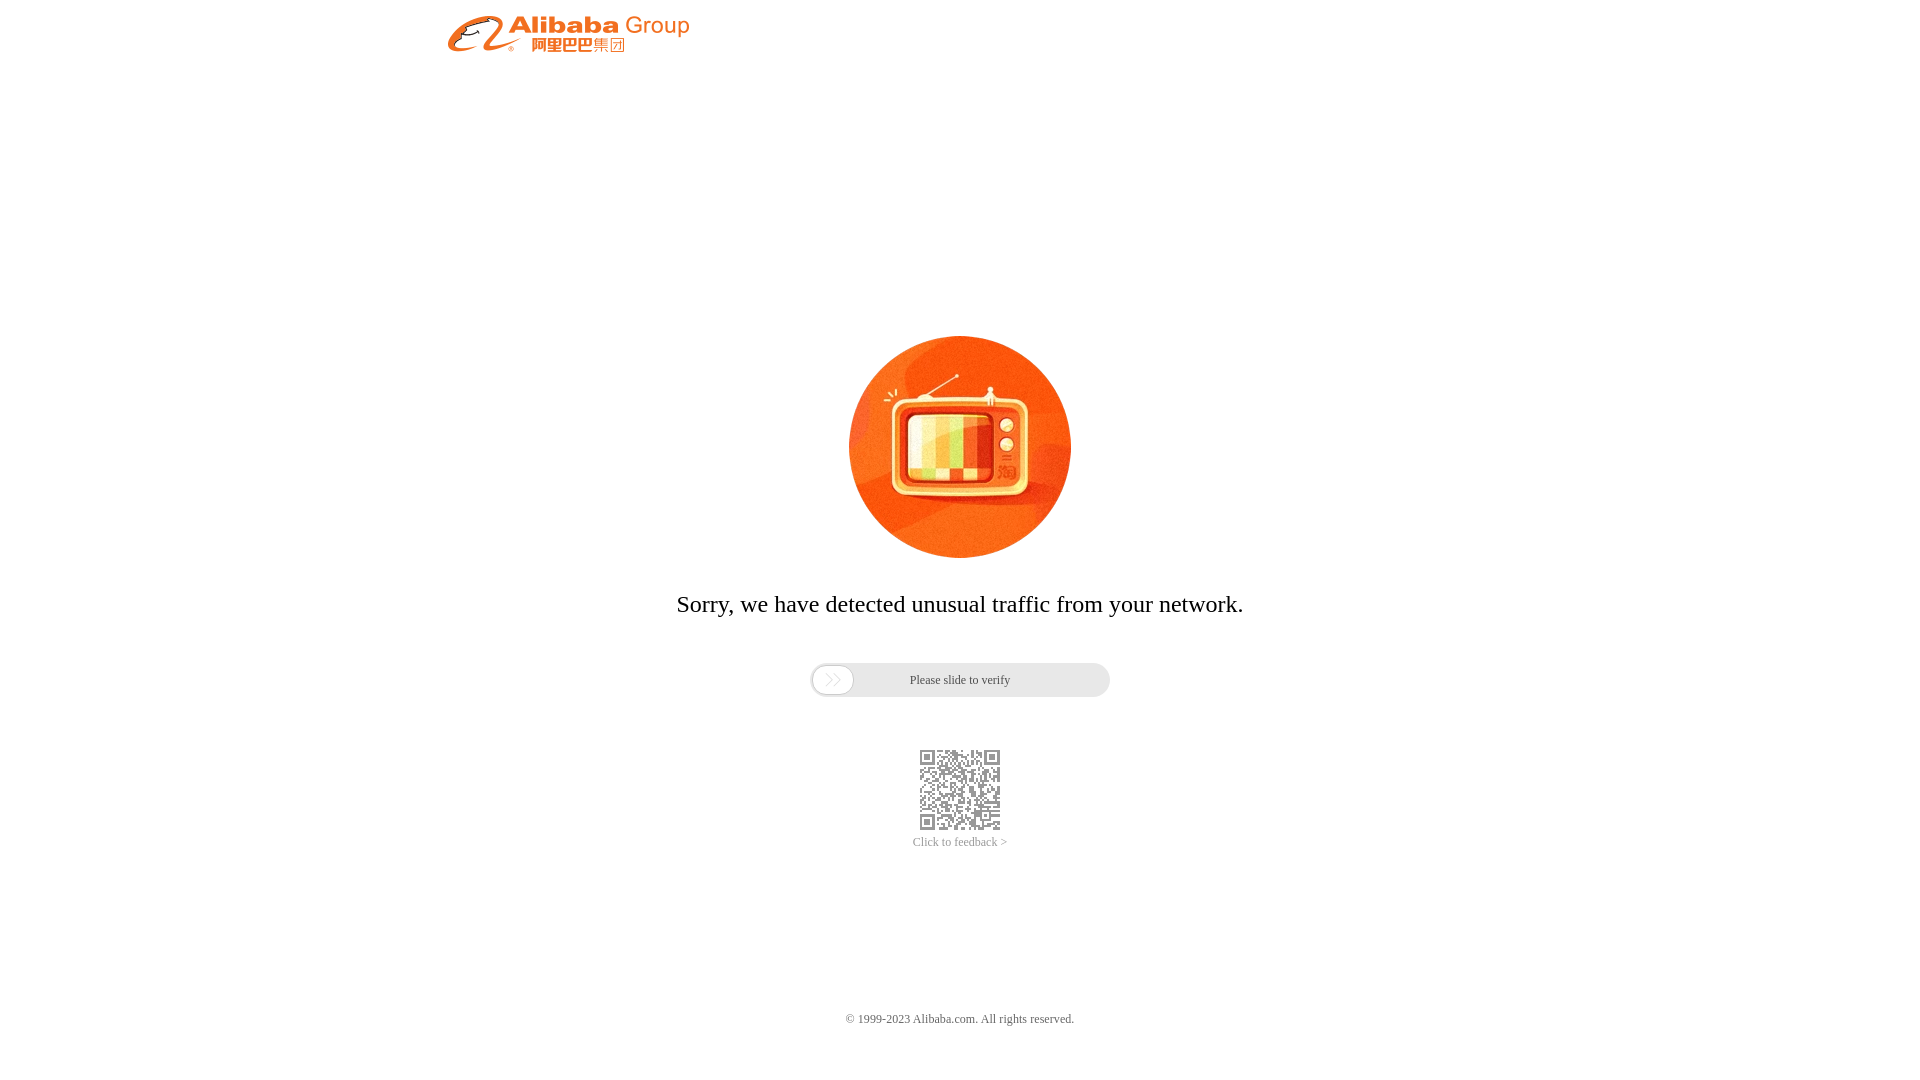 Image resolution: width=1920 pixels, height=1080 pixels. Describe the element at coordinates (960, 842) in the screenshot. I see `'Click to feedback >'` at that location.